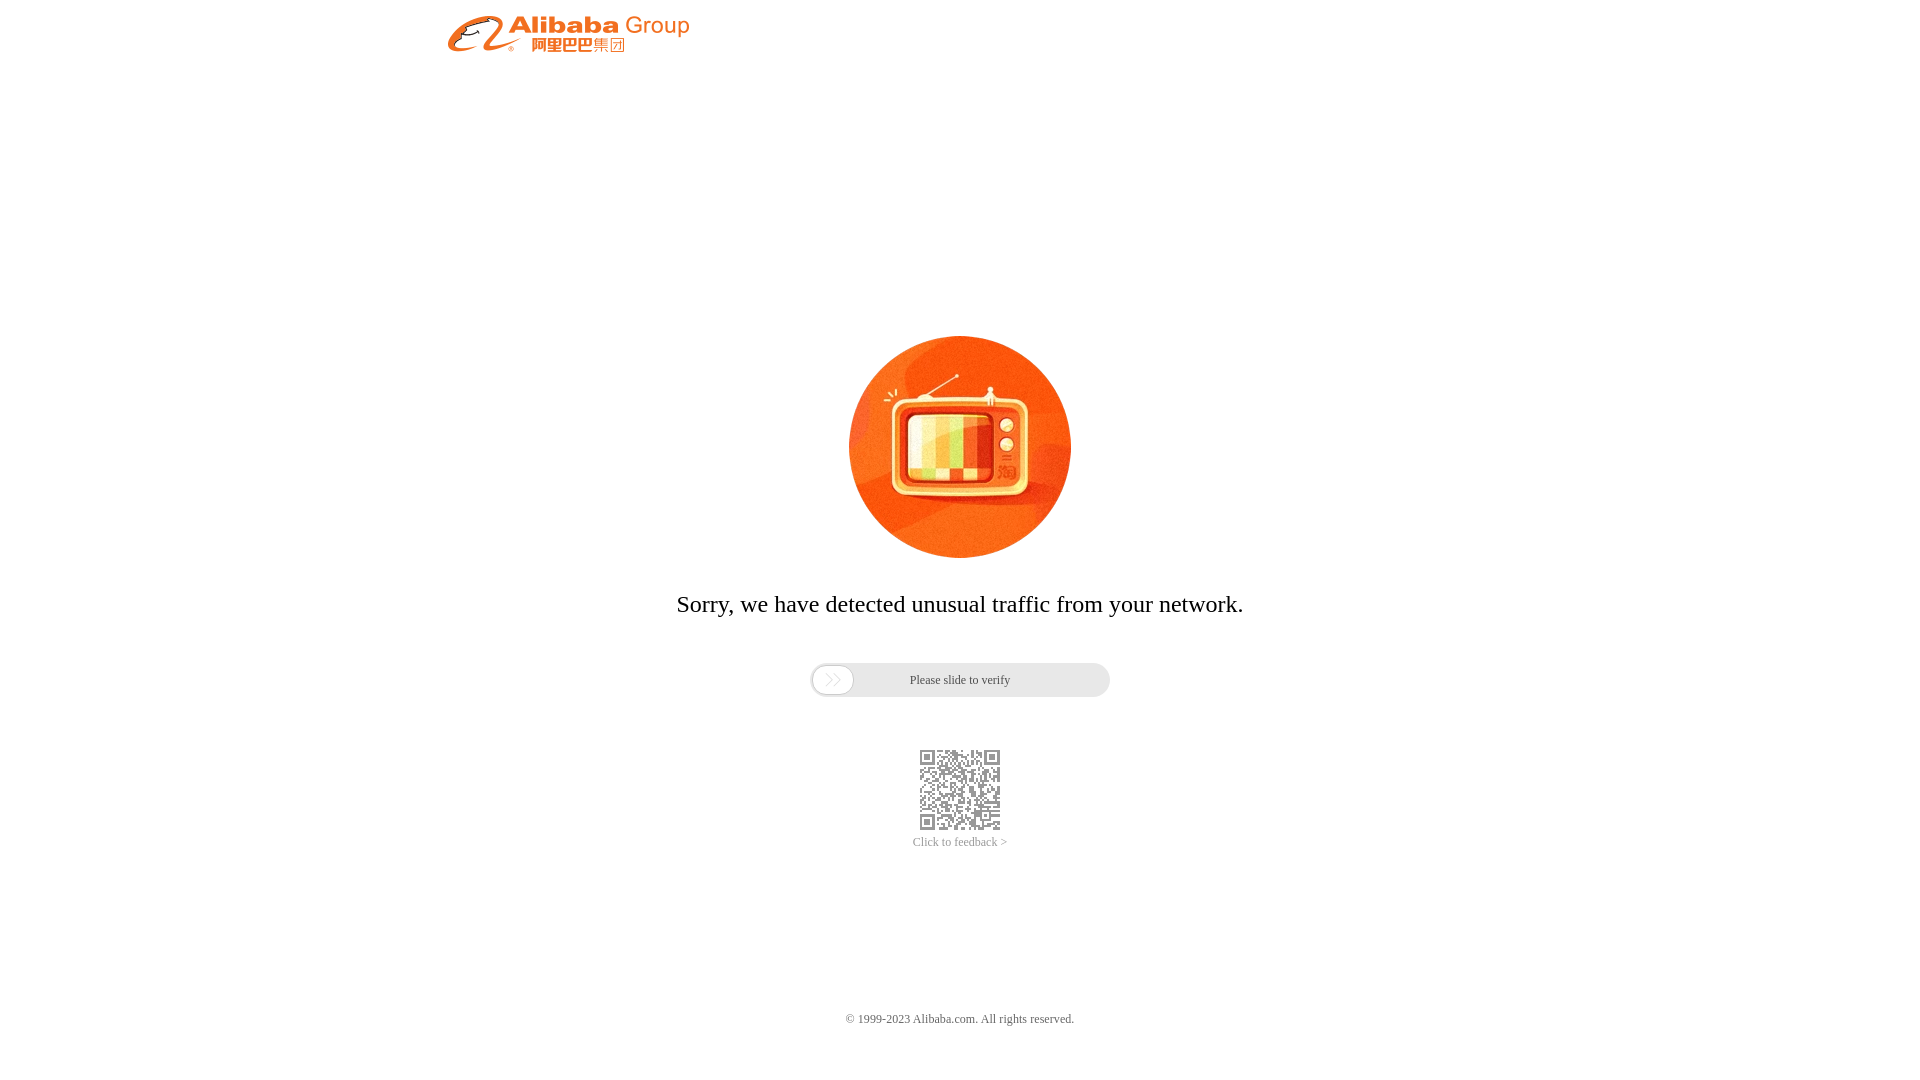 Image resolution: width=1920 pixels, height=1080 pixels. Describe the element at coordinates (960, 842) in the screenshot. I see `'Click to feedback >'` at that location.